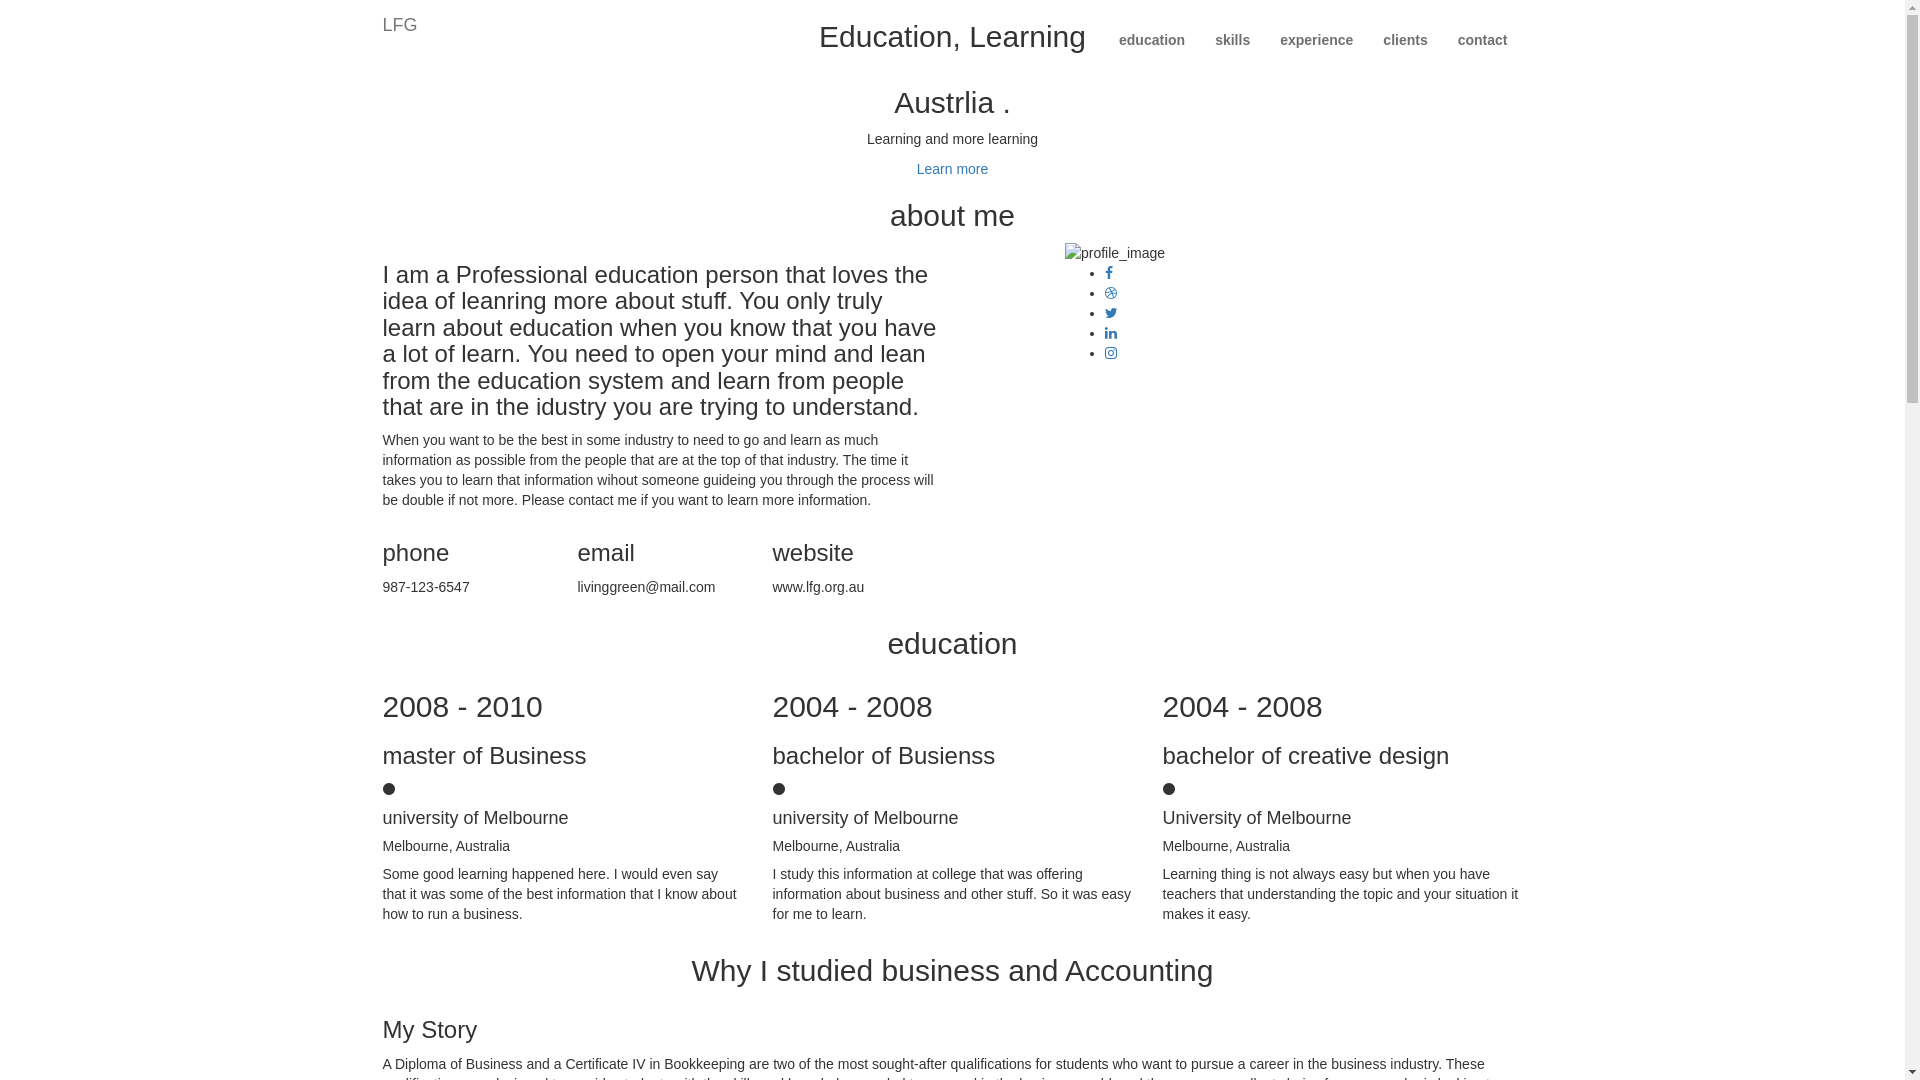 The image size is (1920, 1080). I want to click on 'clients', so click(1404, 39).